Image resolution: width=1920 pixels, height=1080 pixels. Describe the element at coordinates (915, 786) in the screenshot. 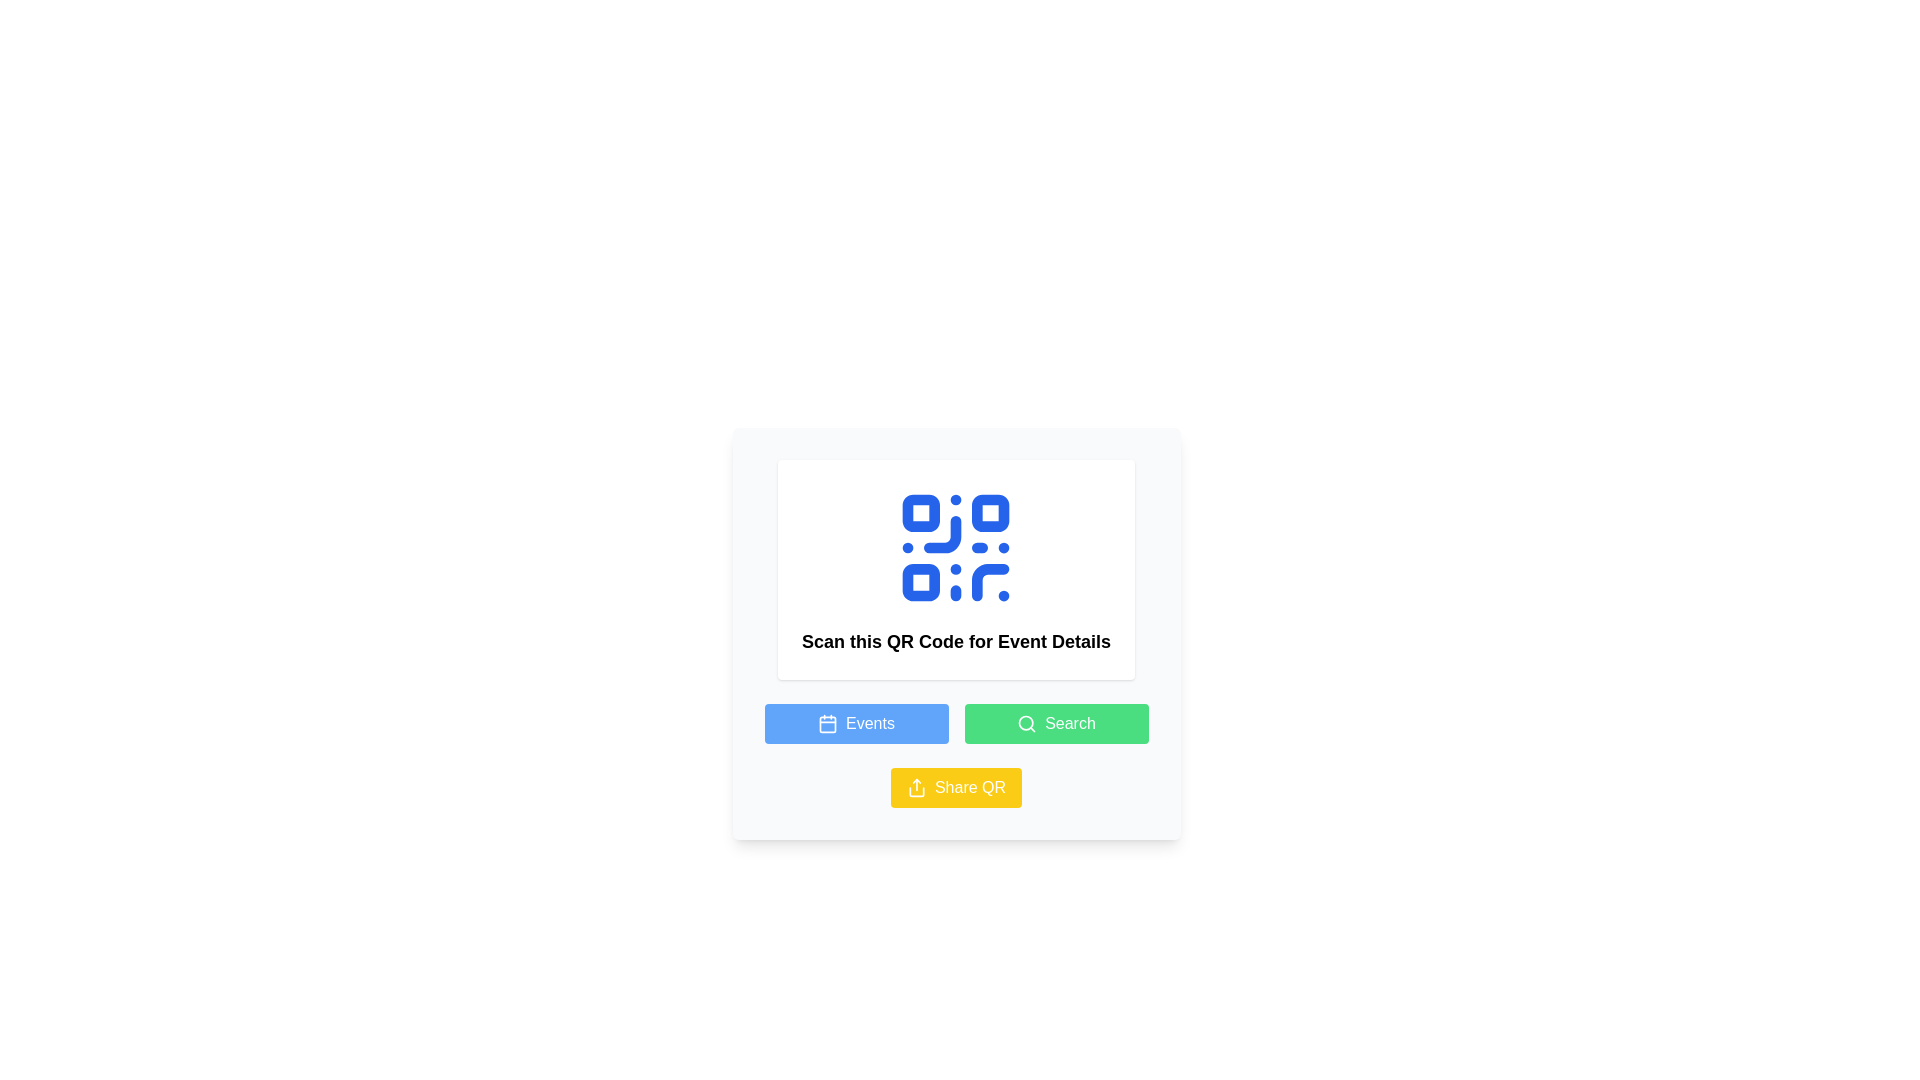

I see `the share QR code icon located inside the yellow rectangular button labeled 'Share QR' at the bottom-right of the interface` at that location.